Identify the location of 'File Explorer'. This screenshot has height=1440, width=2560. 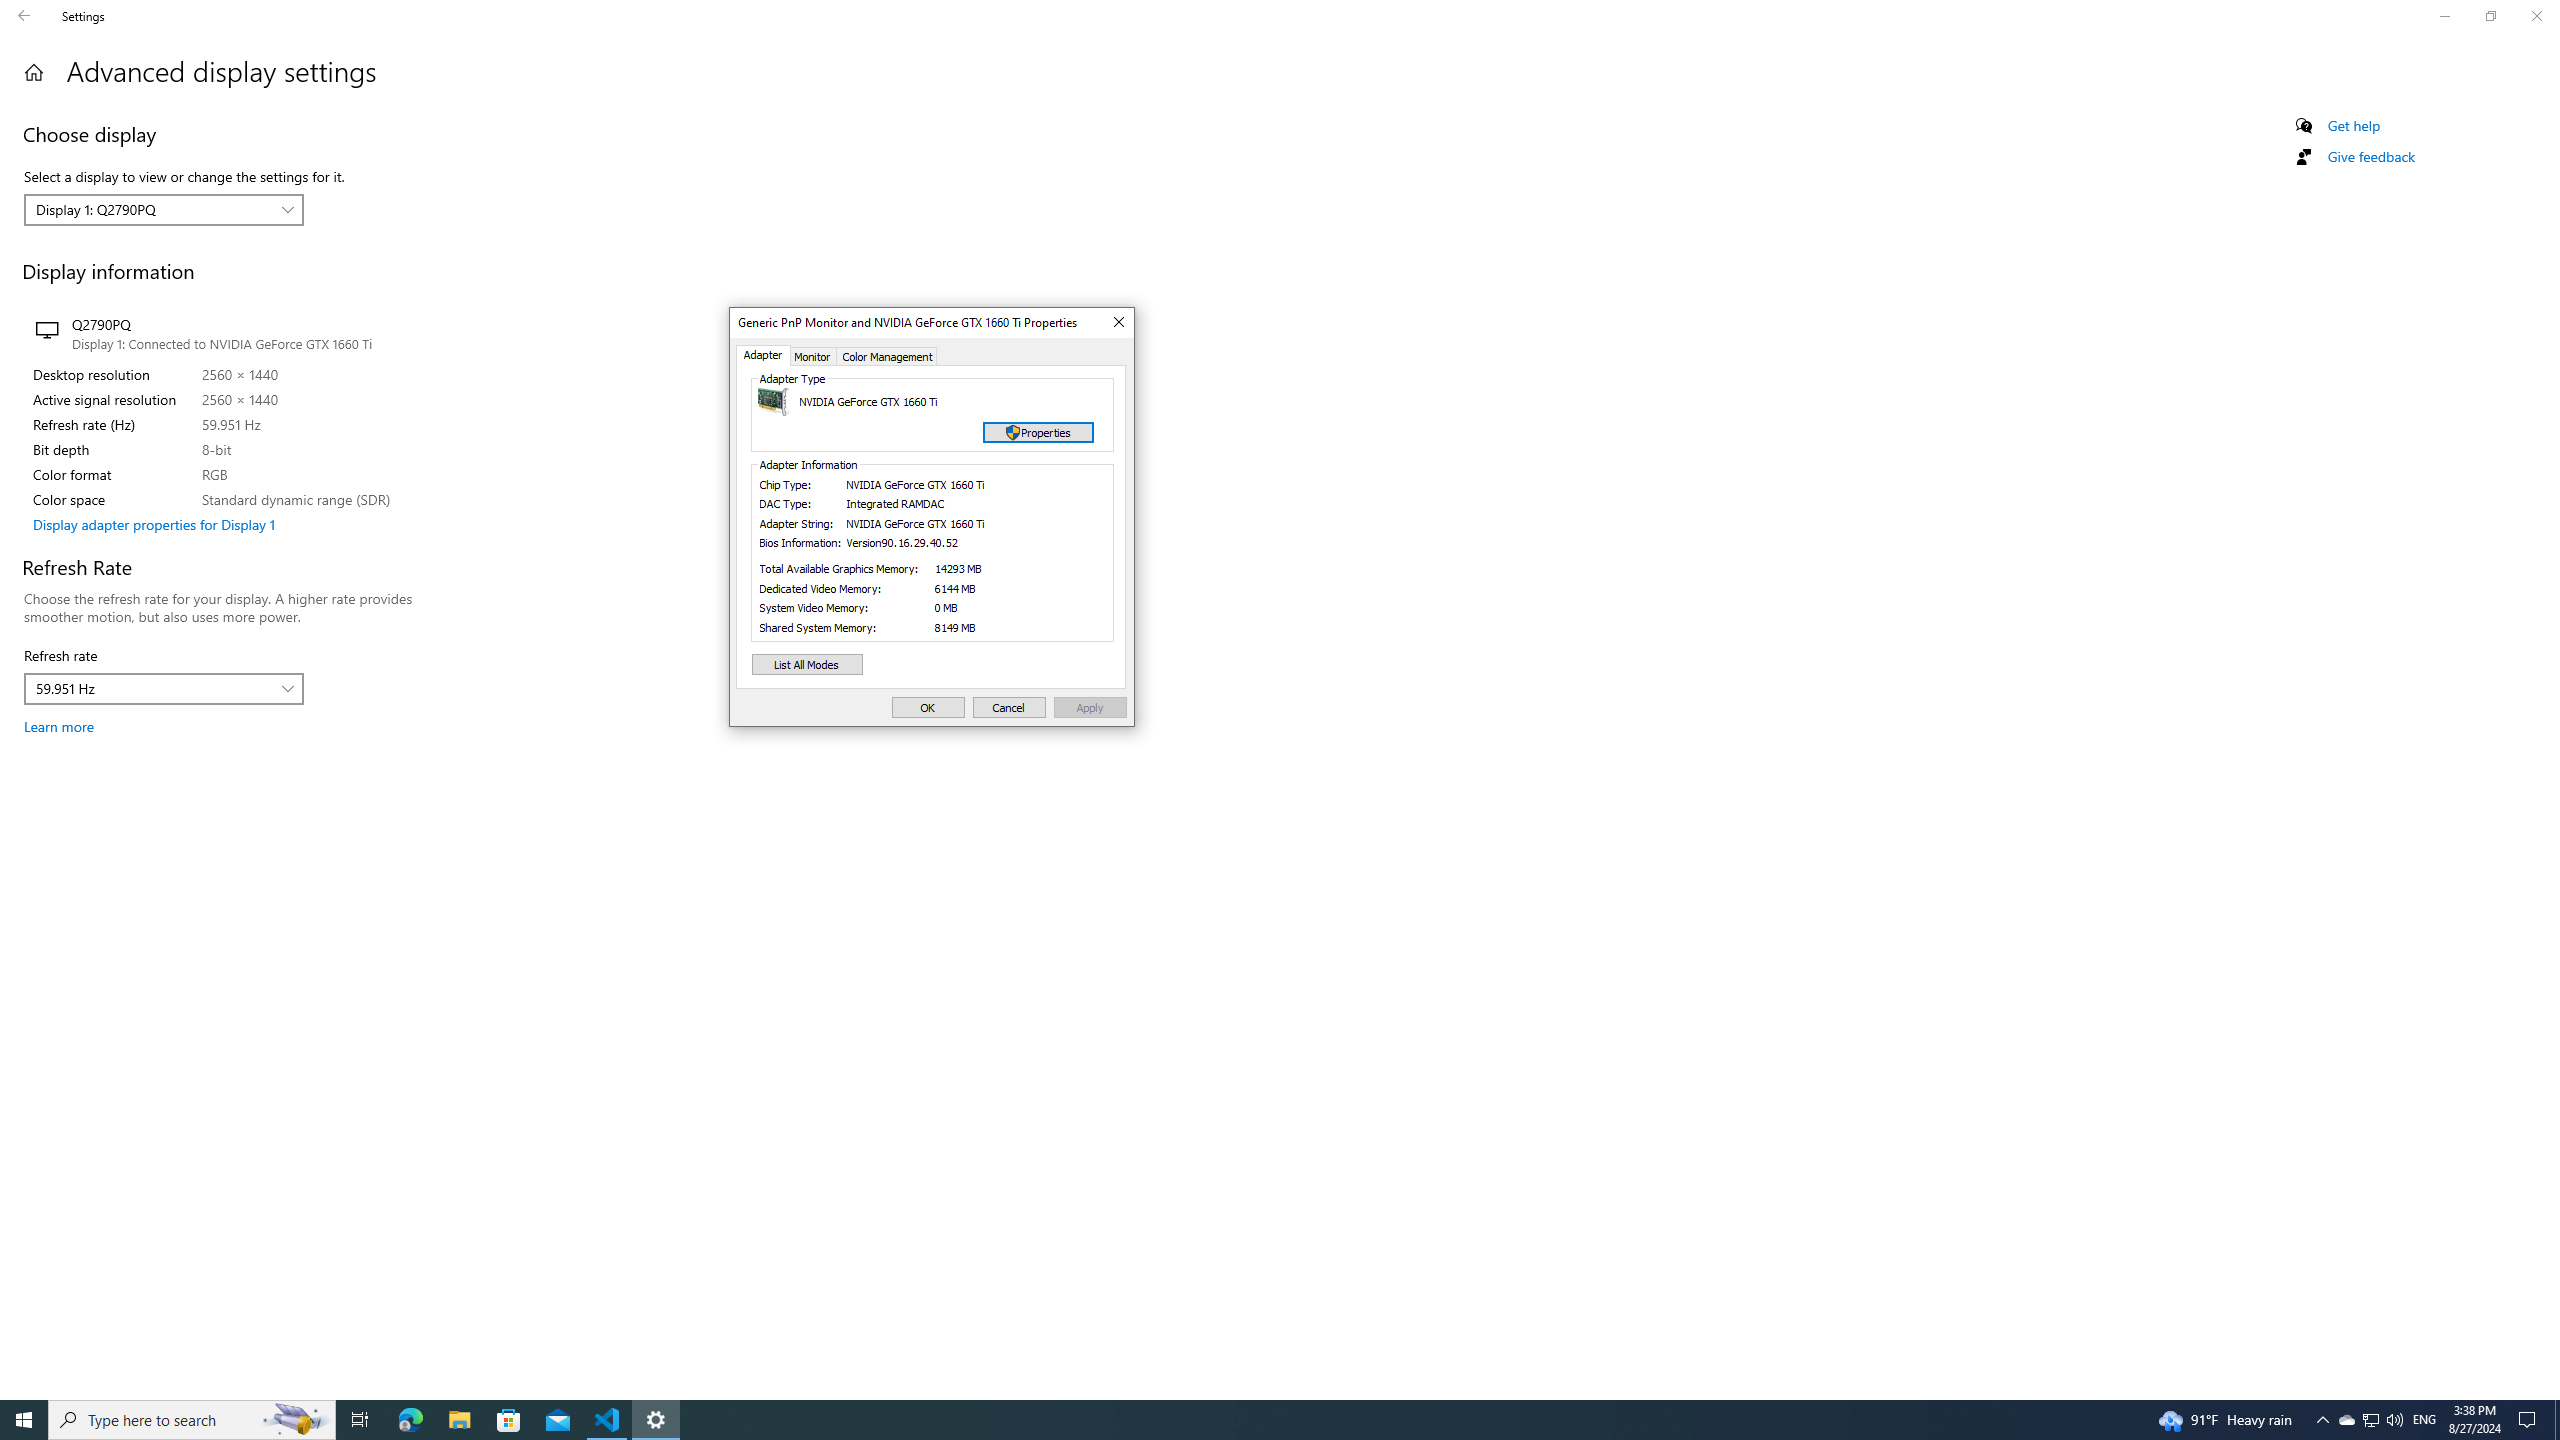
(458, 1418).